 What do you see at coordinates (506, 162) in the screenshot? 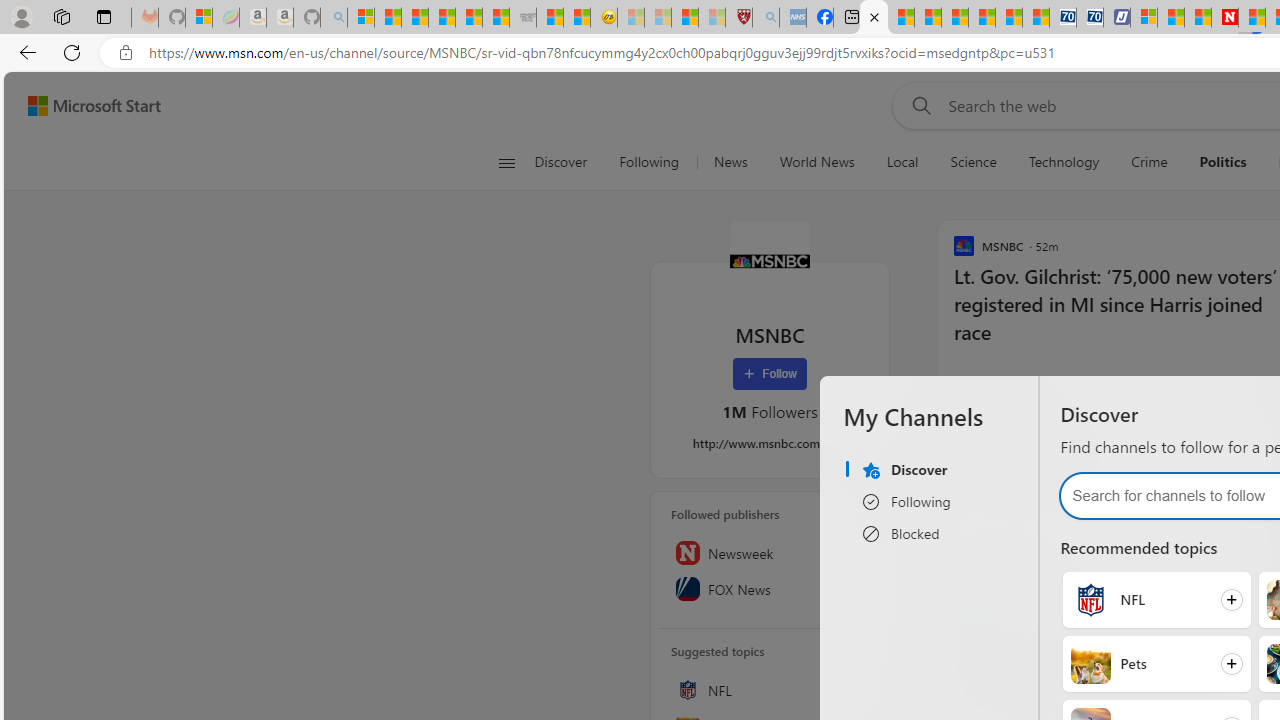
I see `'Class: button-glyph'` at bounding box center [506, 162].